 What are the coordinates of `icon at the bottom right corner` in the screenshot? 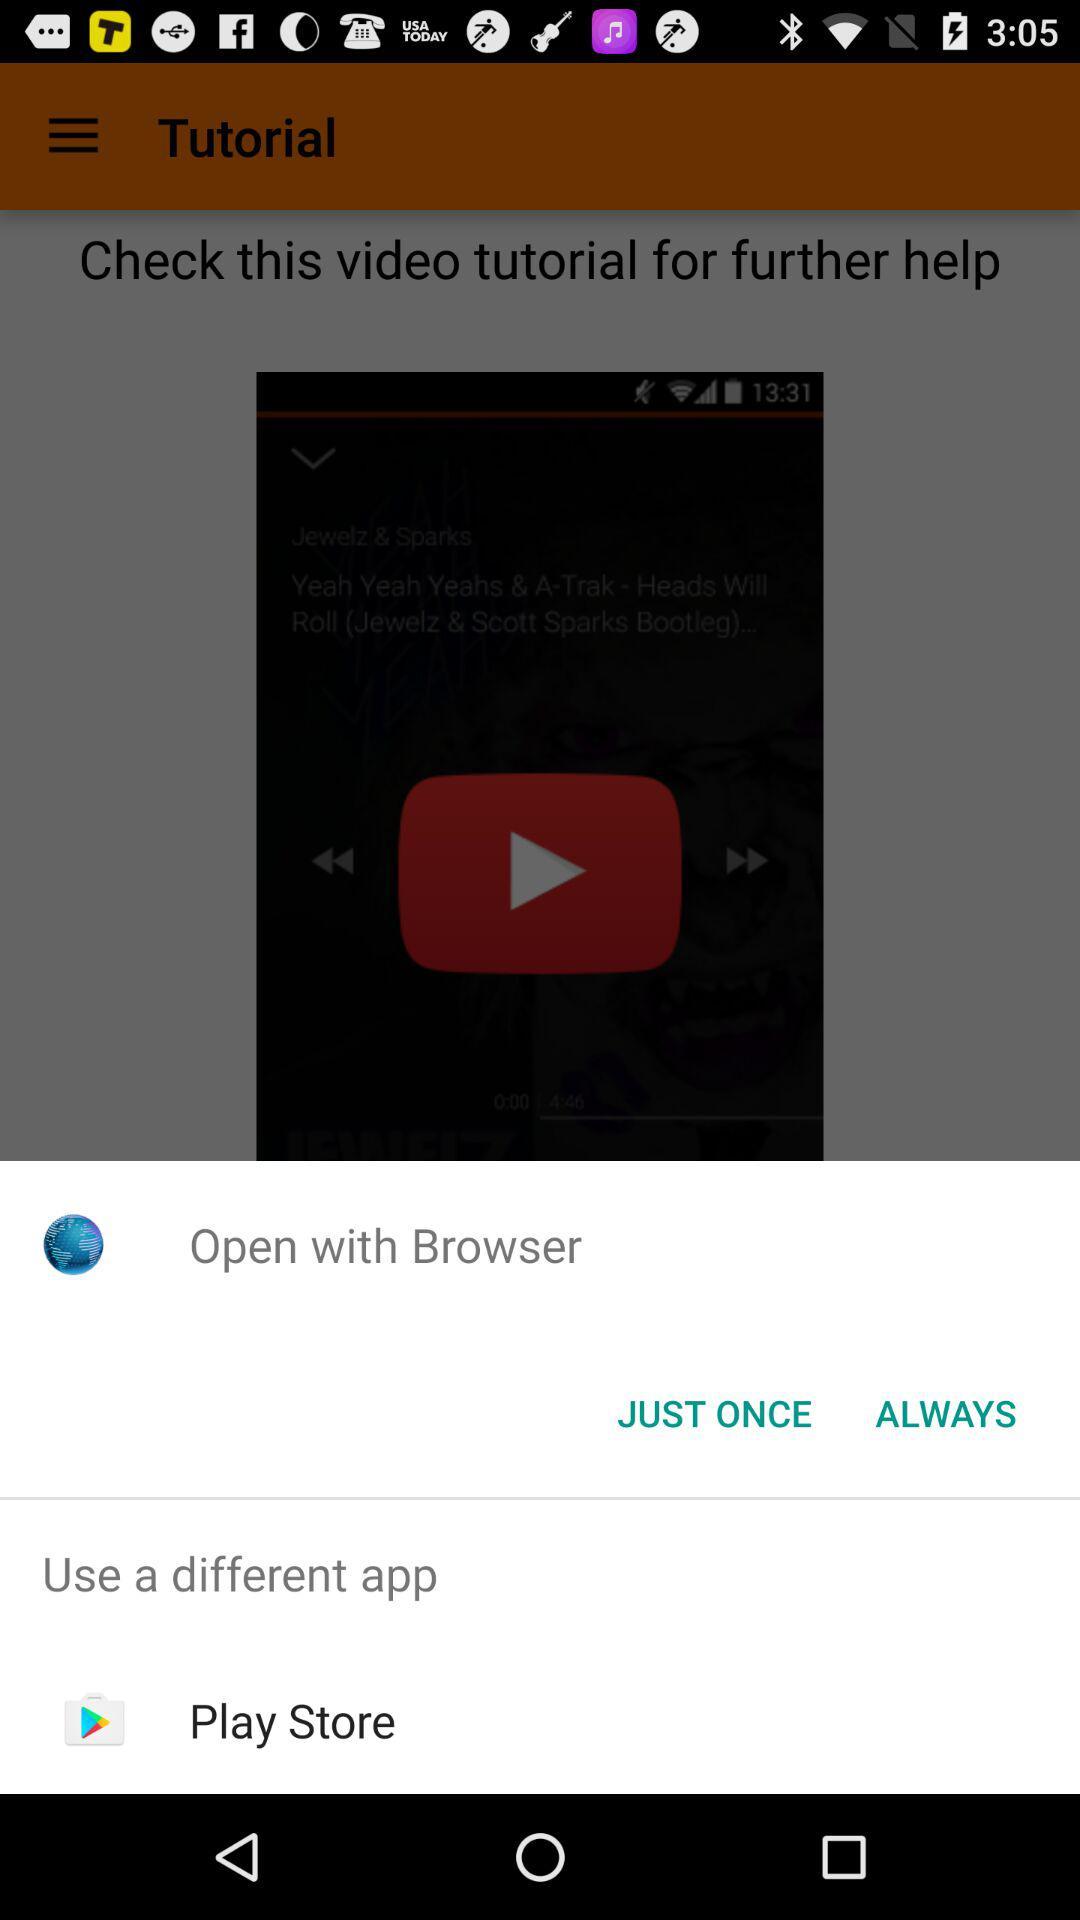 It's located at (945, 1411).